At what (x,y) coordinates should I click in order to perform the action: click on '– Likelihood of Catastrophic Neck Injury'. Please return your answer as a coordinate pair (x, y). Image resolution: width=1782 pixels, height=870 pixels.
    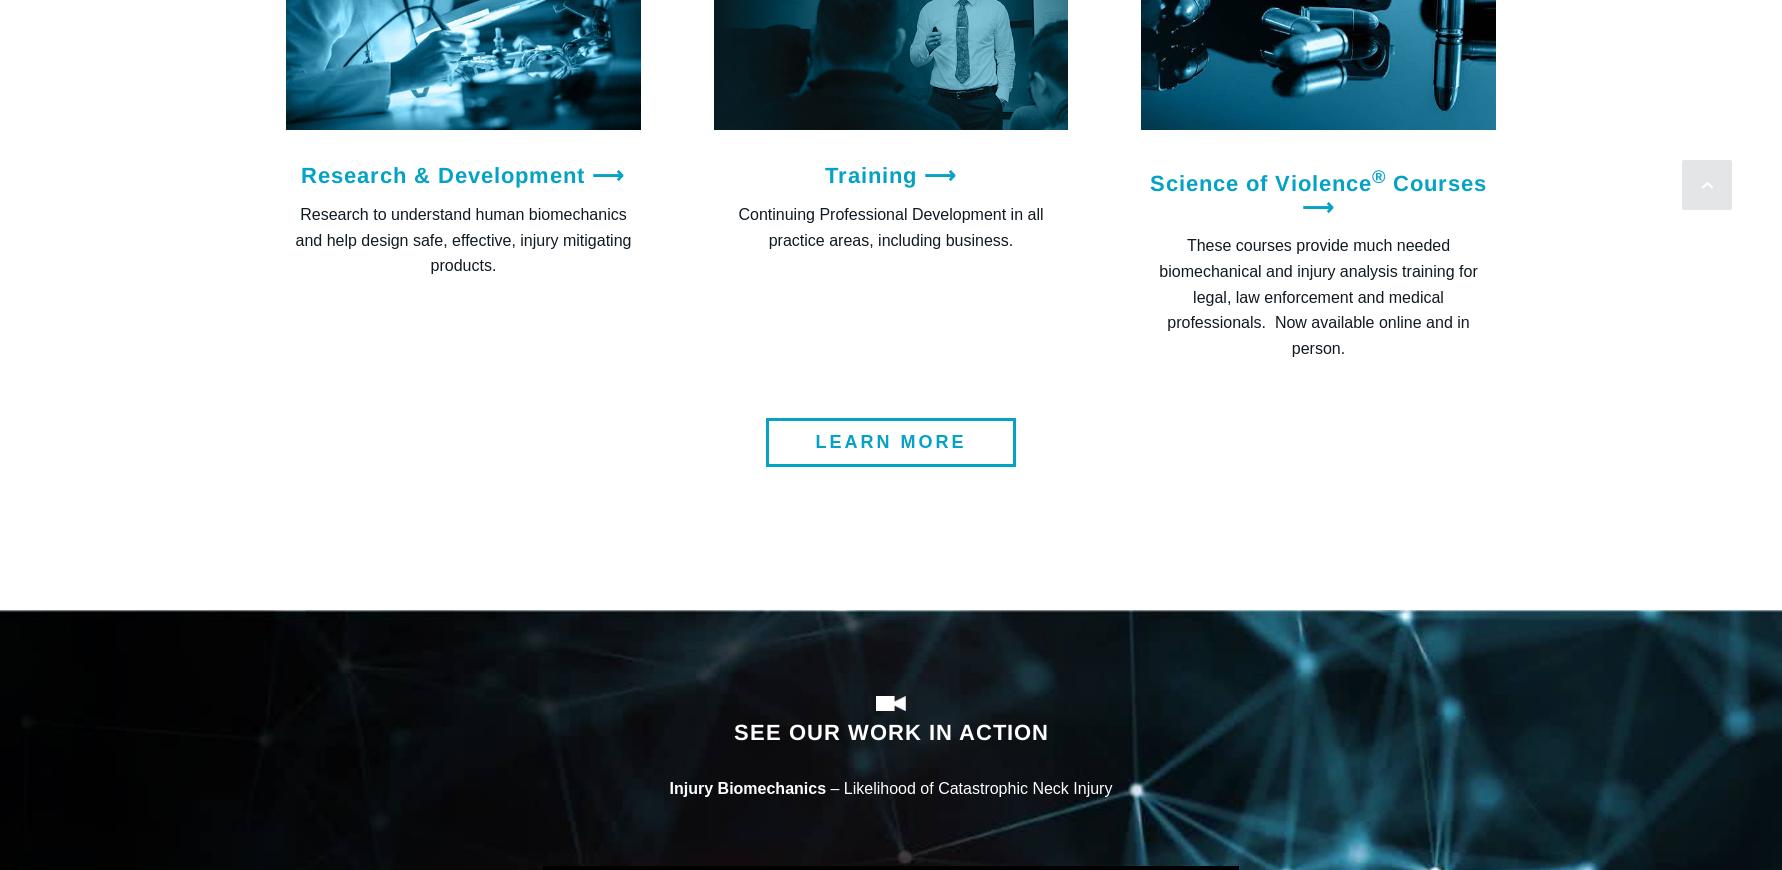
    Looking at the image, I should click on (969, 787).